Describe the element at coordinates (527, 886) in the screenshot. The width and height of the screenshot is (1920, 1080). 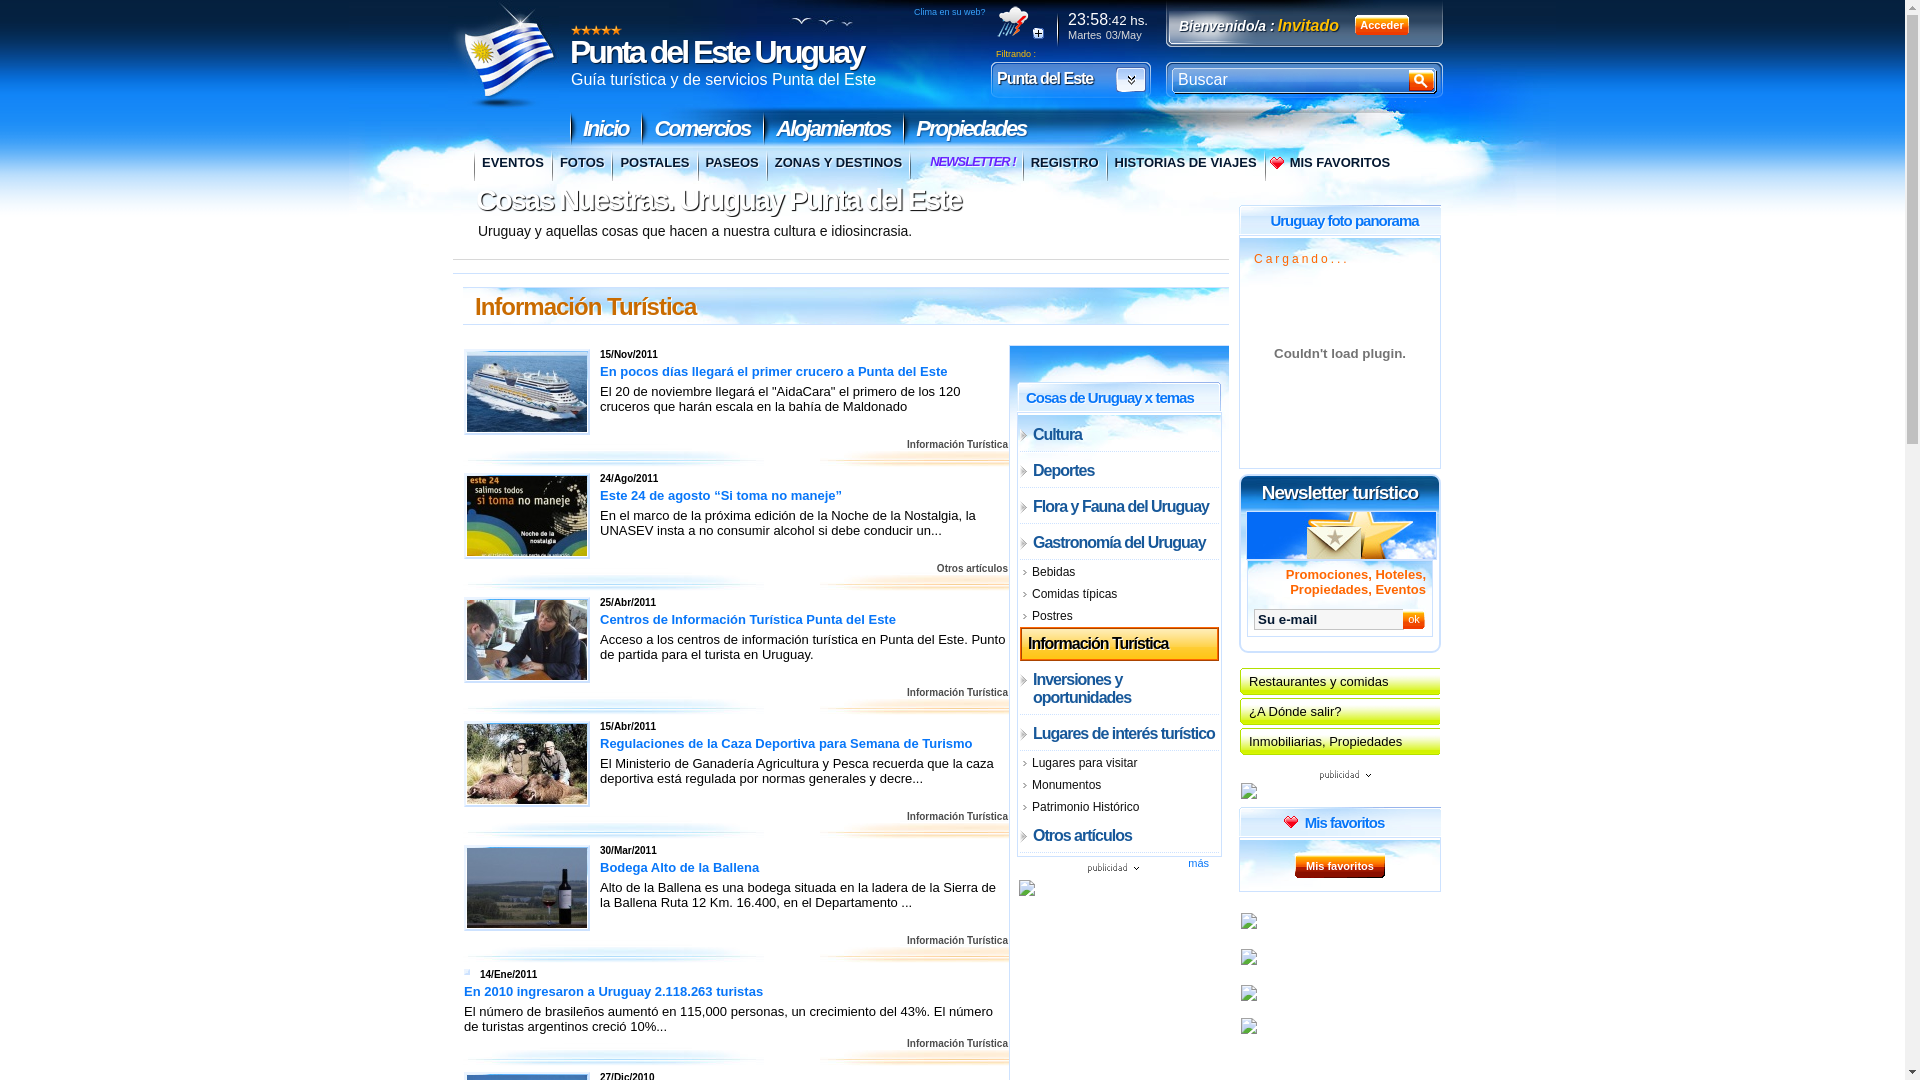
I see `'Bodega Alto de la Ballena'` at that location.